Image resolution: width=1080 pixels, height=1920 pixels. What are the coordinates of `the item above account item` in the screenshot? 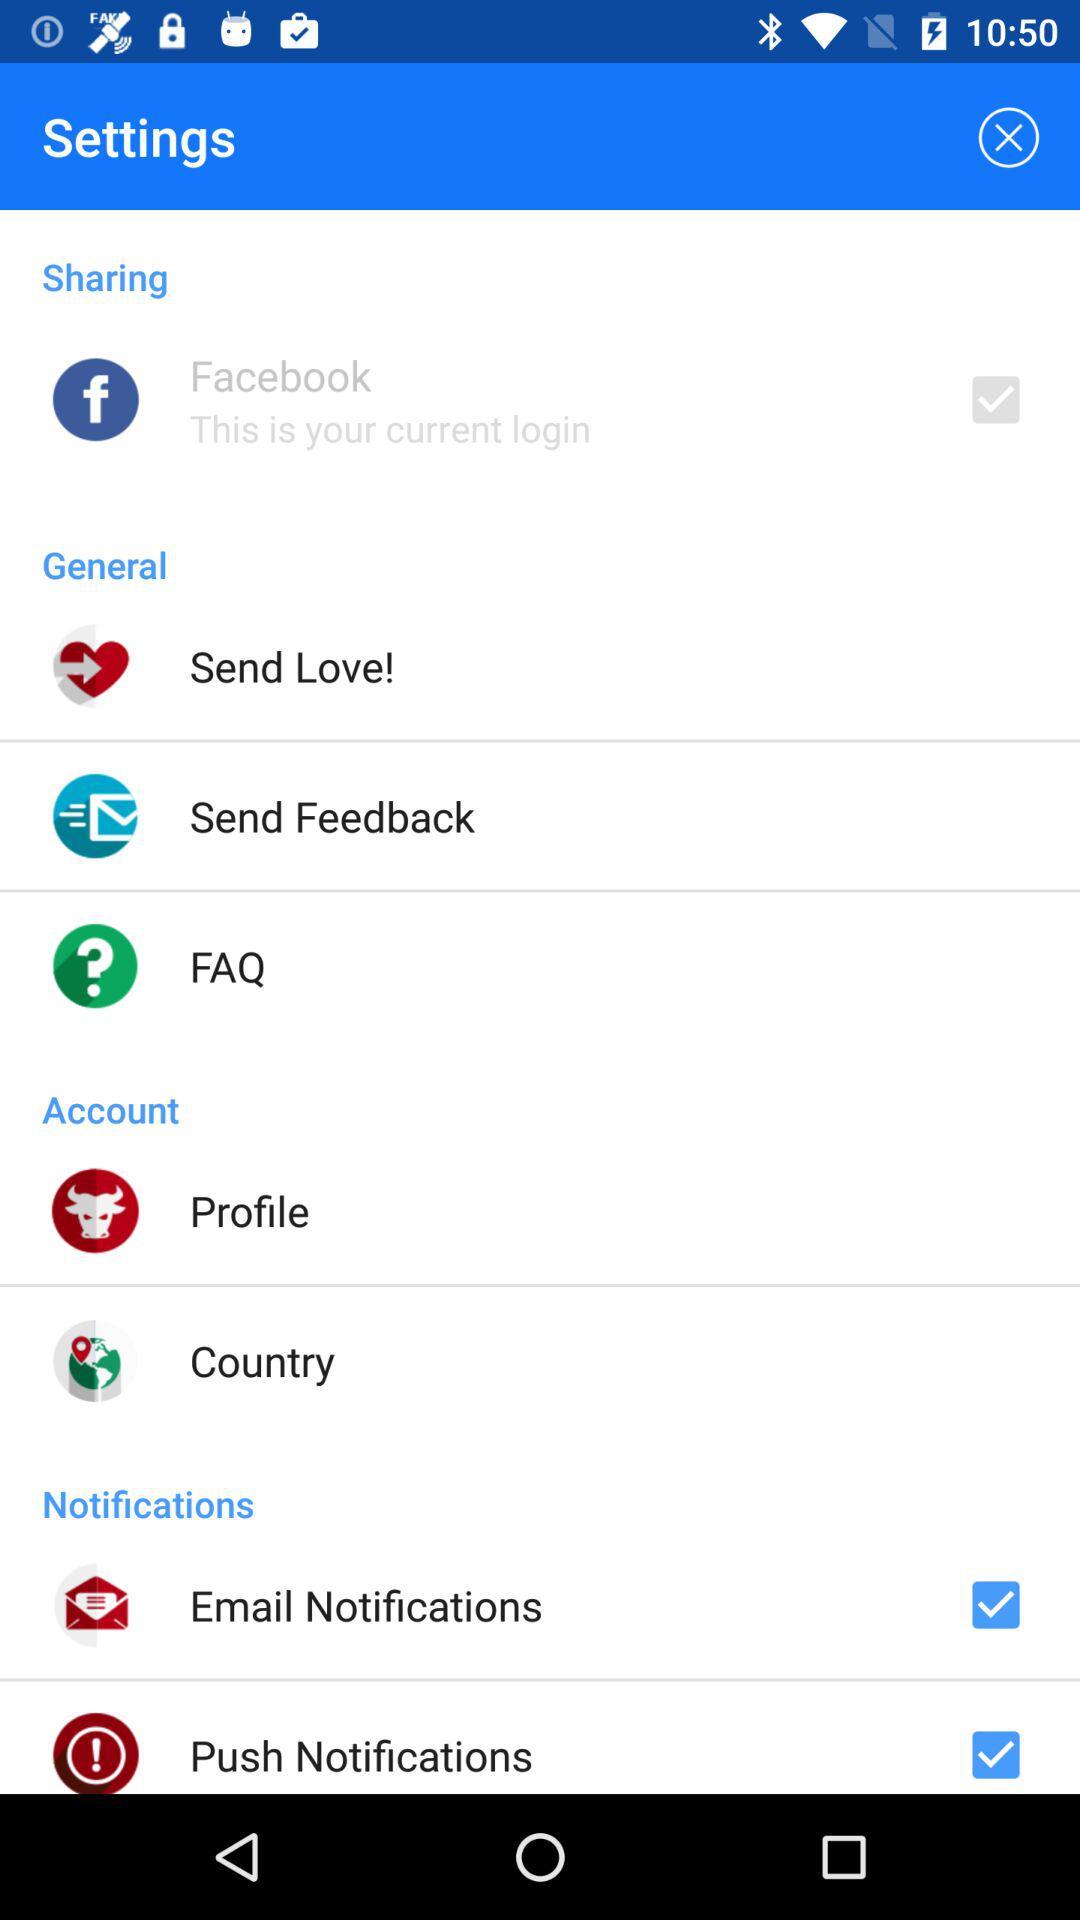 It's located at (226, 965).